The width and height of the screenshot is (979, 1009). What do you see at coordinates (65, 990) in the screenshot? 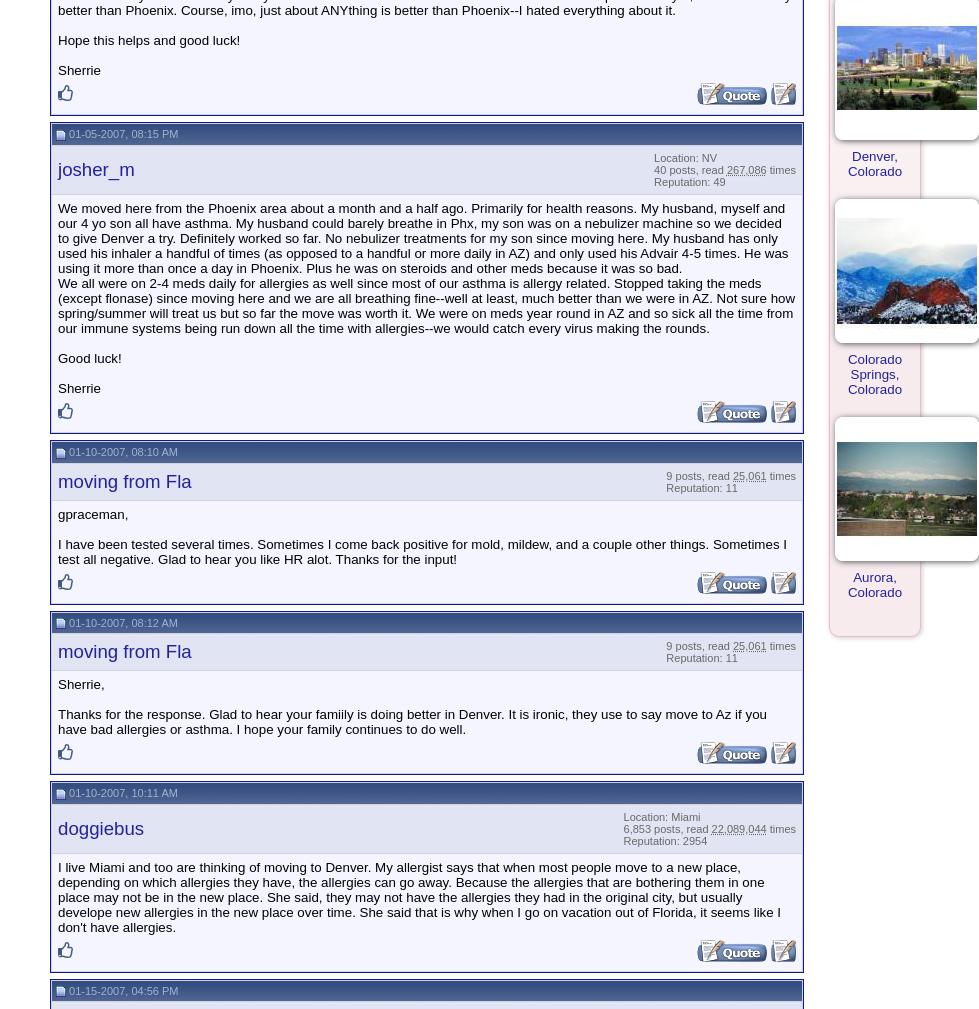
I see `'01-15-2007, 04:56 PM'` at bounding box center [65, 990].